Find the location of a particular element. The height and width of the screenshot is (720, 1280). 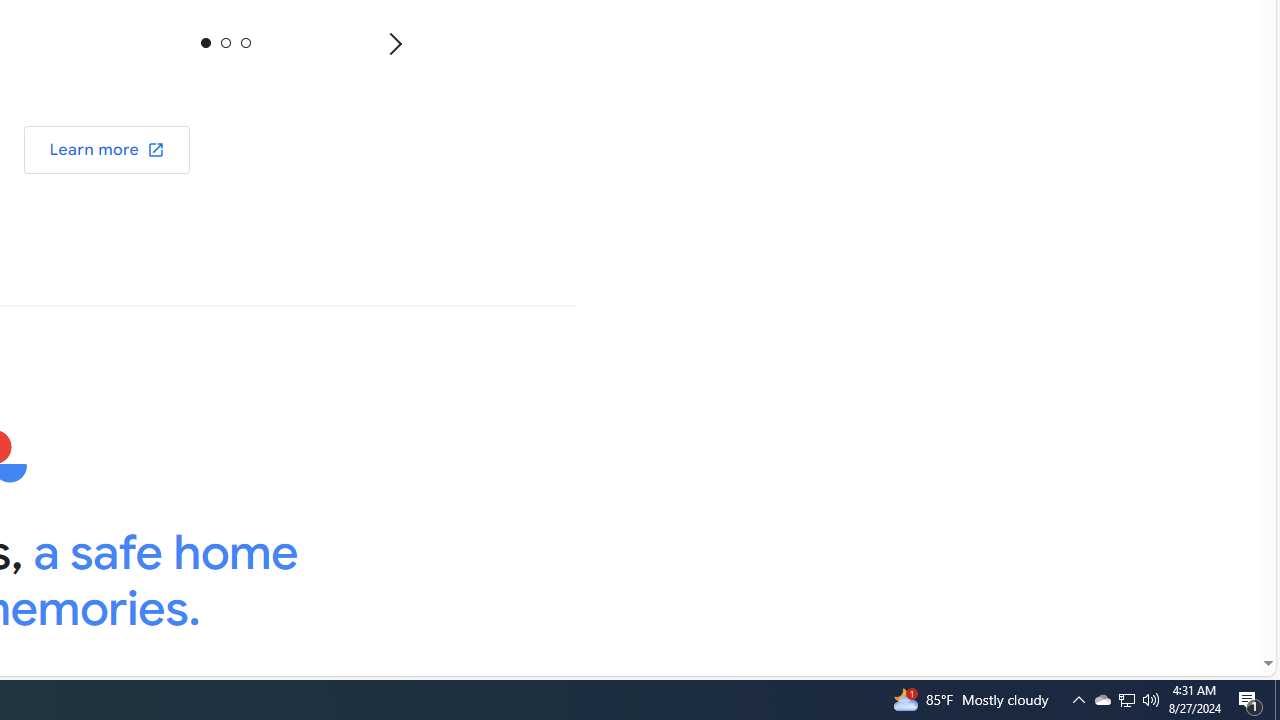

'2' is located at coordinates (244, 42).